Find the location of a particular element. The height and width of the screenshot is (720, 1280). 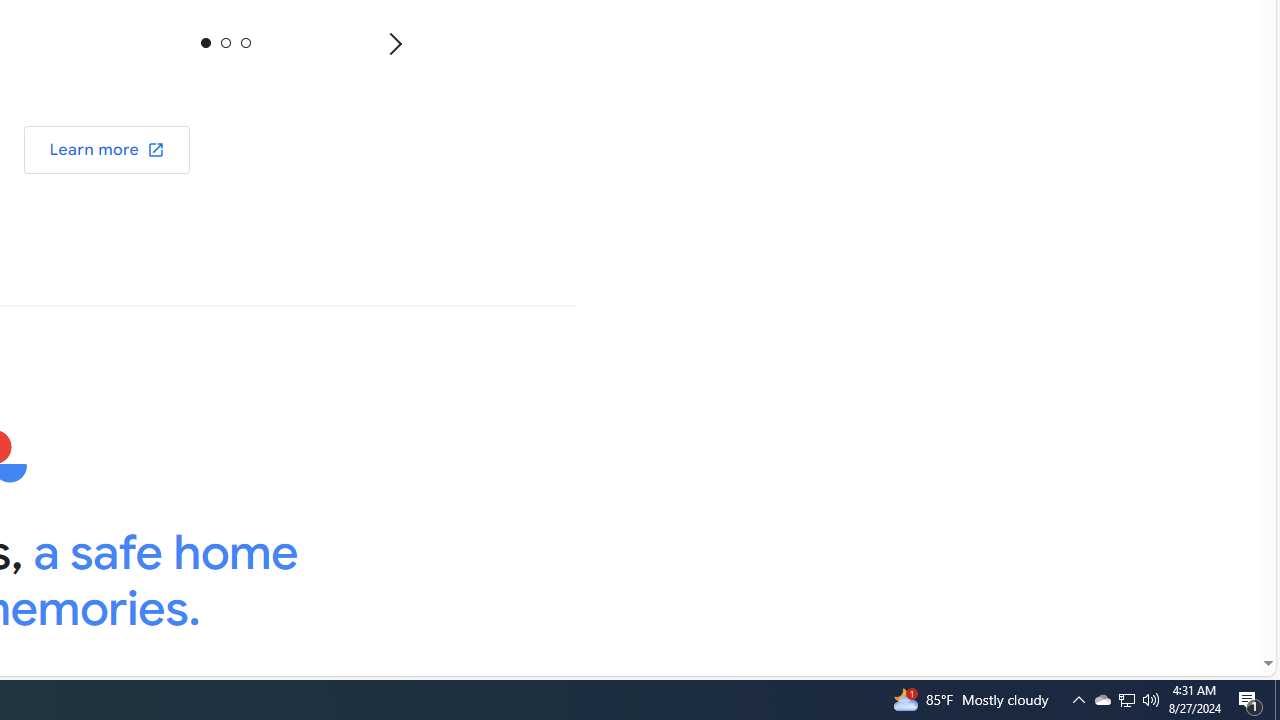

'2' is located at coordinates (244, 42).